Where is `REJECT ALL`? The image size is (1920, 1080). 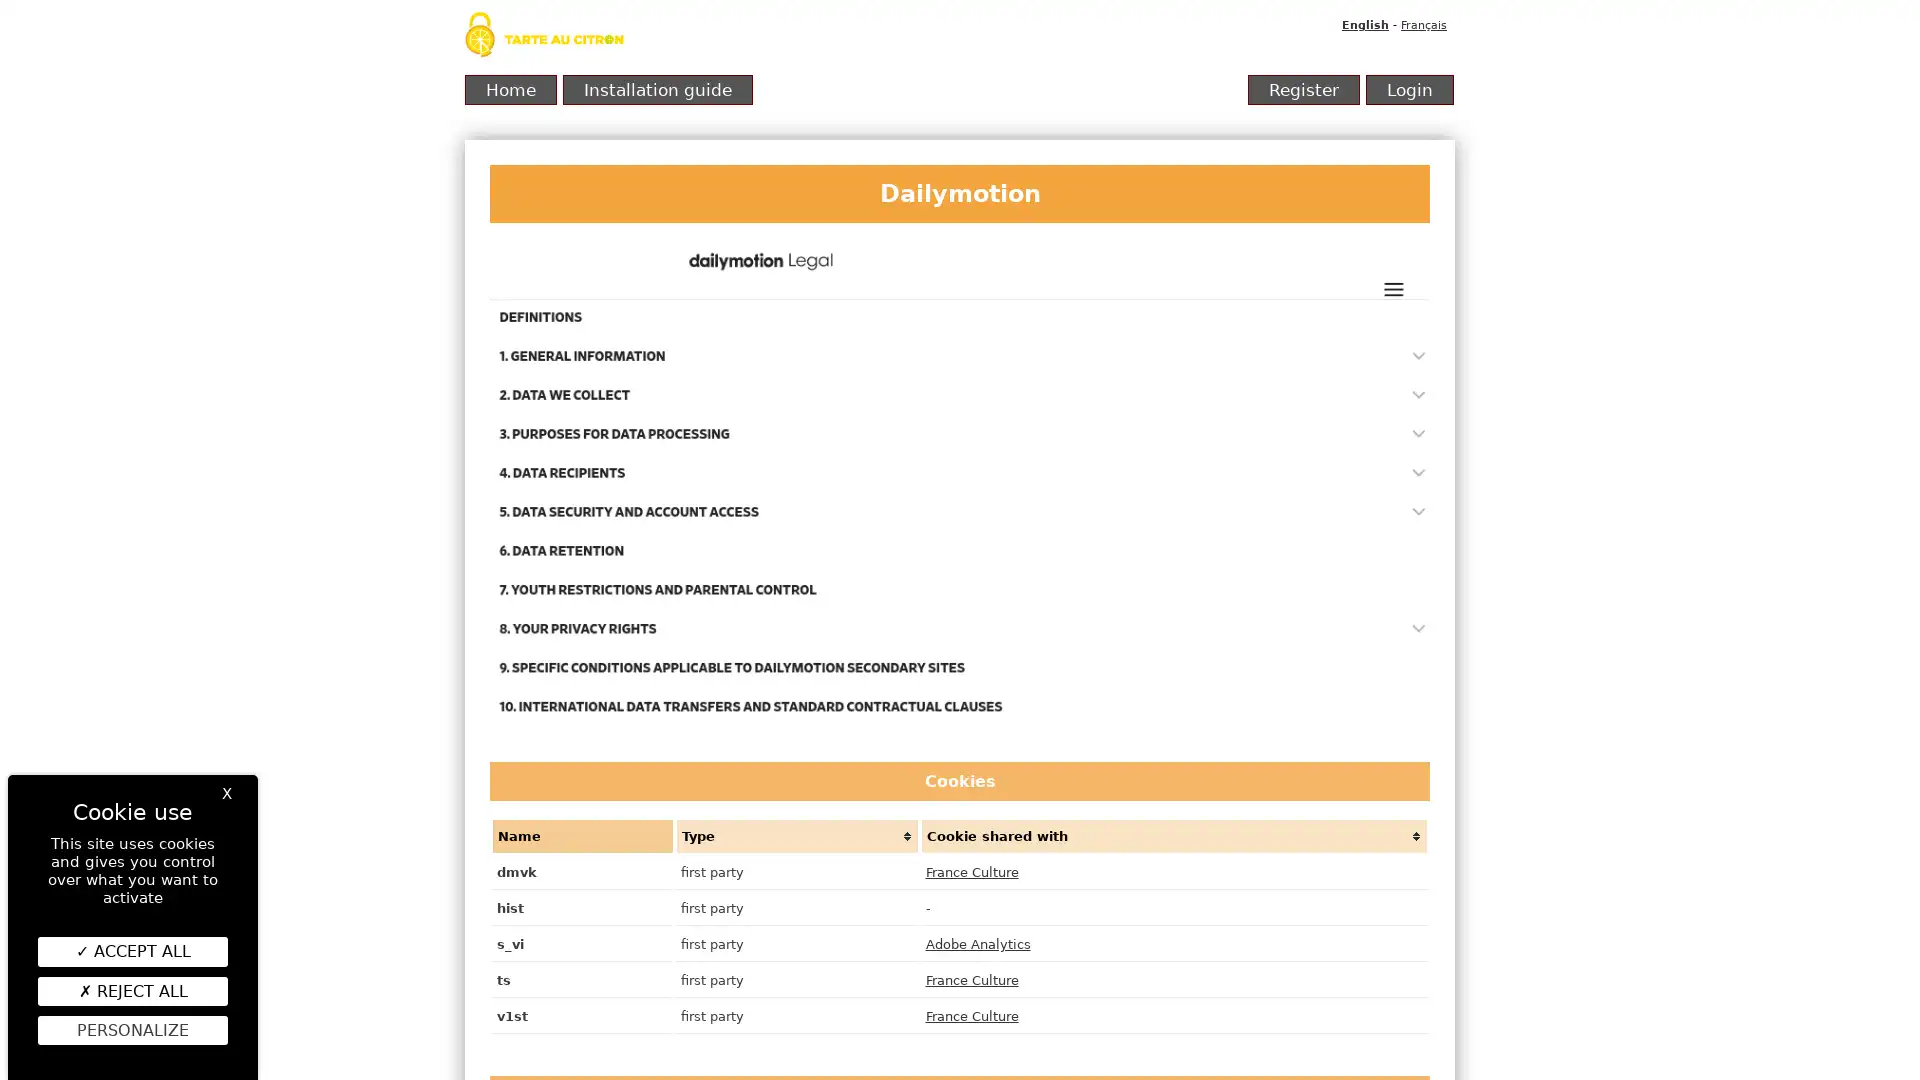 REJECT ALL is located at coordinates (132, 990).